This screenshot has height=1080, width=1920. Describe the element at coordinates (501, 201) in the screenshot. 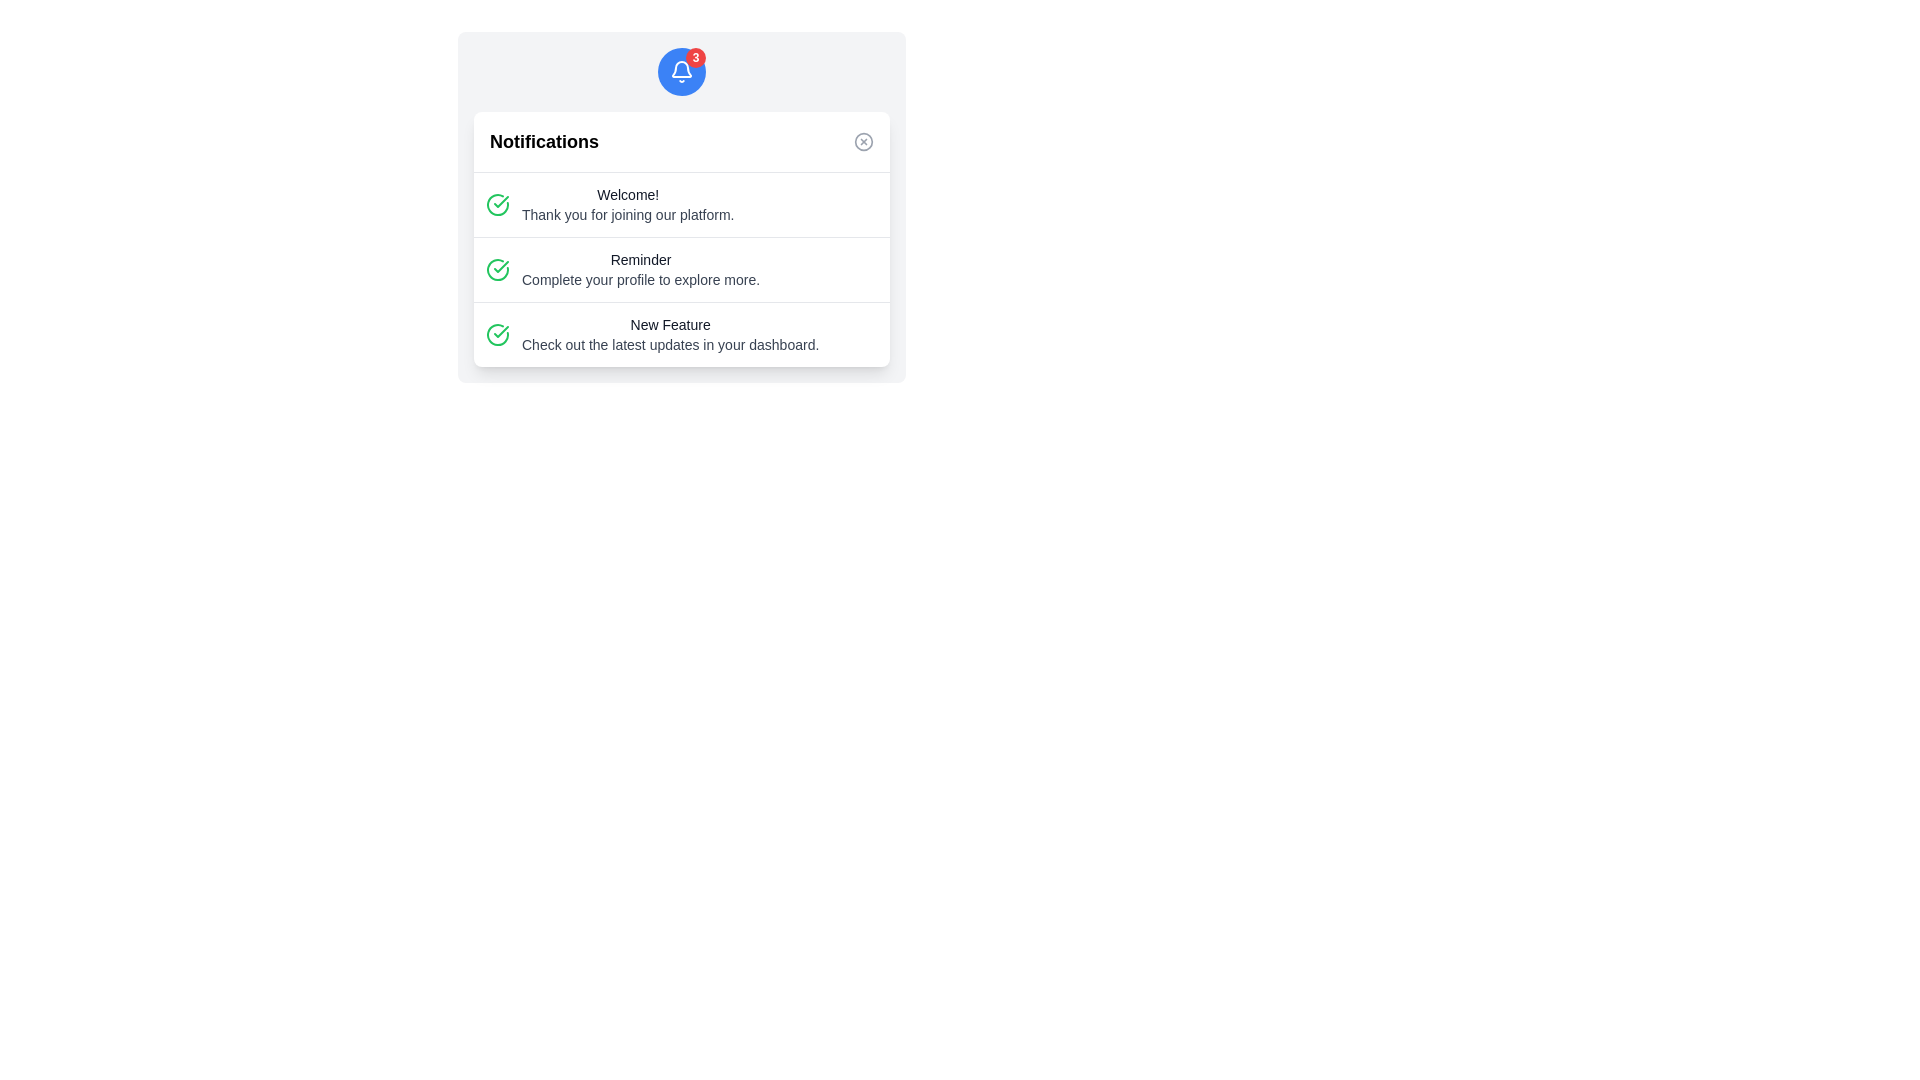

I see `the notification by clicking on the small green checkmark icon, which indicates a successful action, located in the first notification item` at that location.